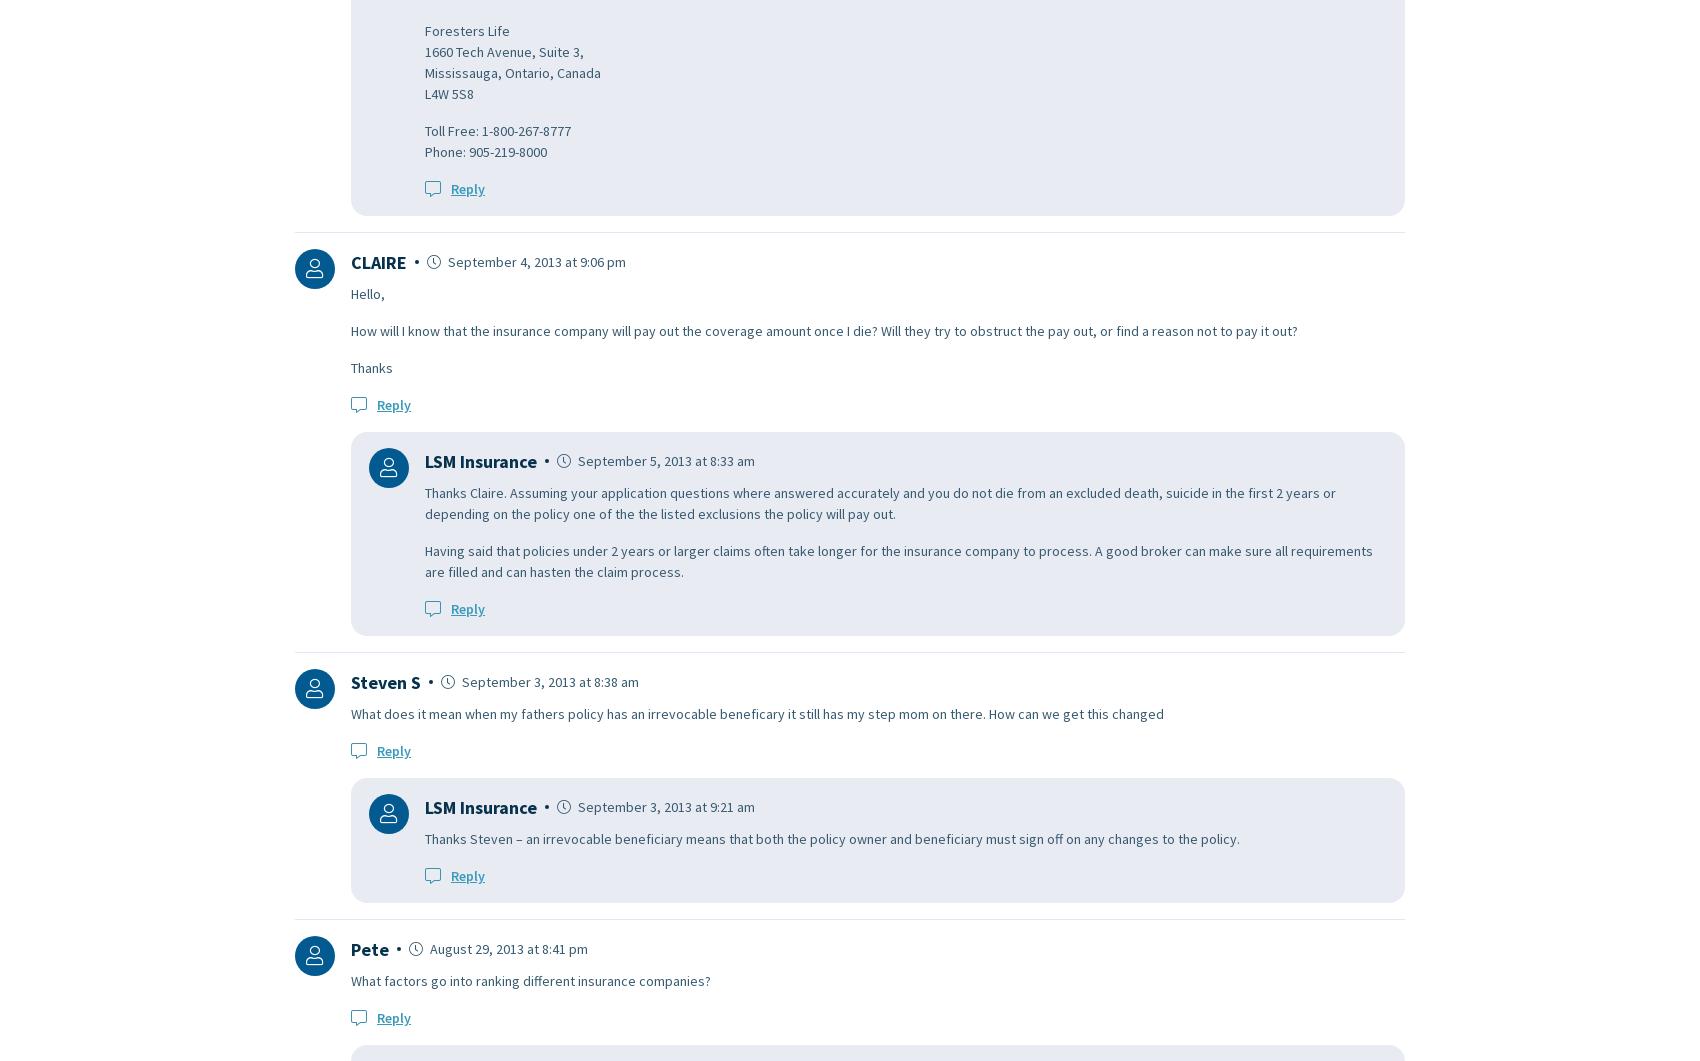 The height and width of the screenshot is (1061, 1700). Describe the element at coordinates (425, 51) in the screenshot. I see `'1660 Tech Avenue, Suite 3,'` at that location.